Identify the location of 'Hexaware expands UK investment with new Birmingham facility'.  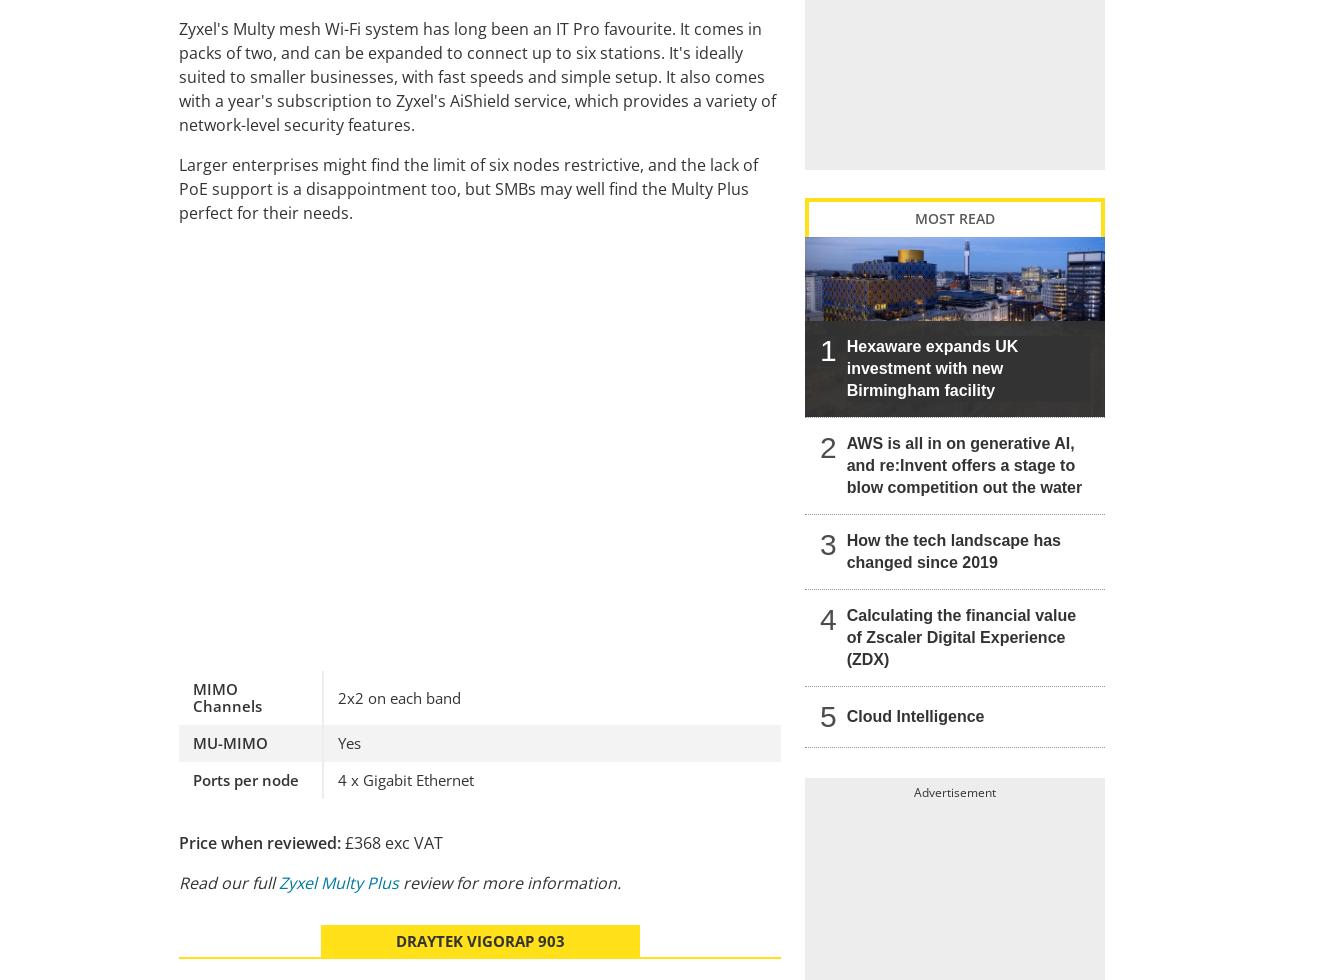
(931, 367).